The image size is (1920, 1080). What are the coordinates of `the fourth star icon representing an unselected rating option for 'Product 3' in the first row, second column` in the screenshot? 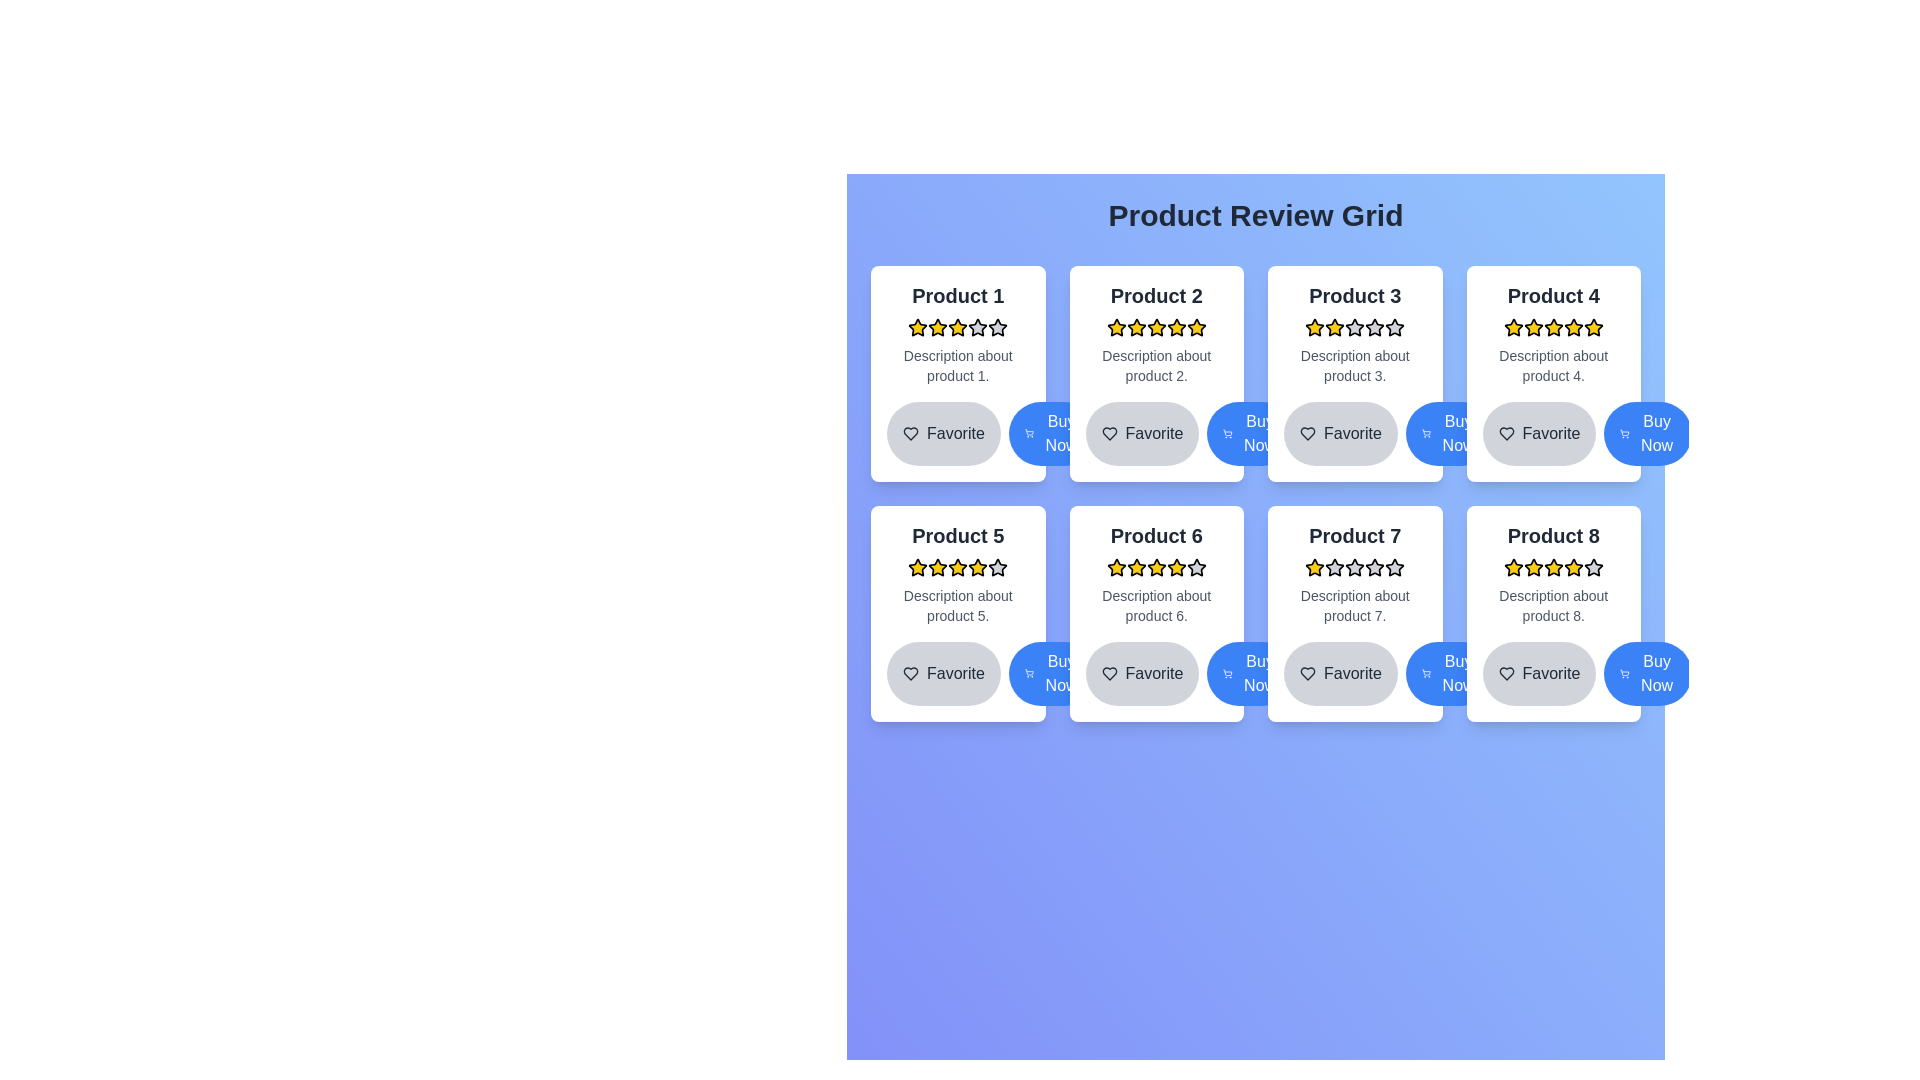 It's located at (1355, 326).